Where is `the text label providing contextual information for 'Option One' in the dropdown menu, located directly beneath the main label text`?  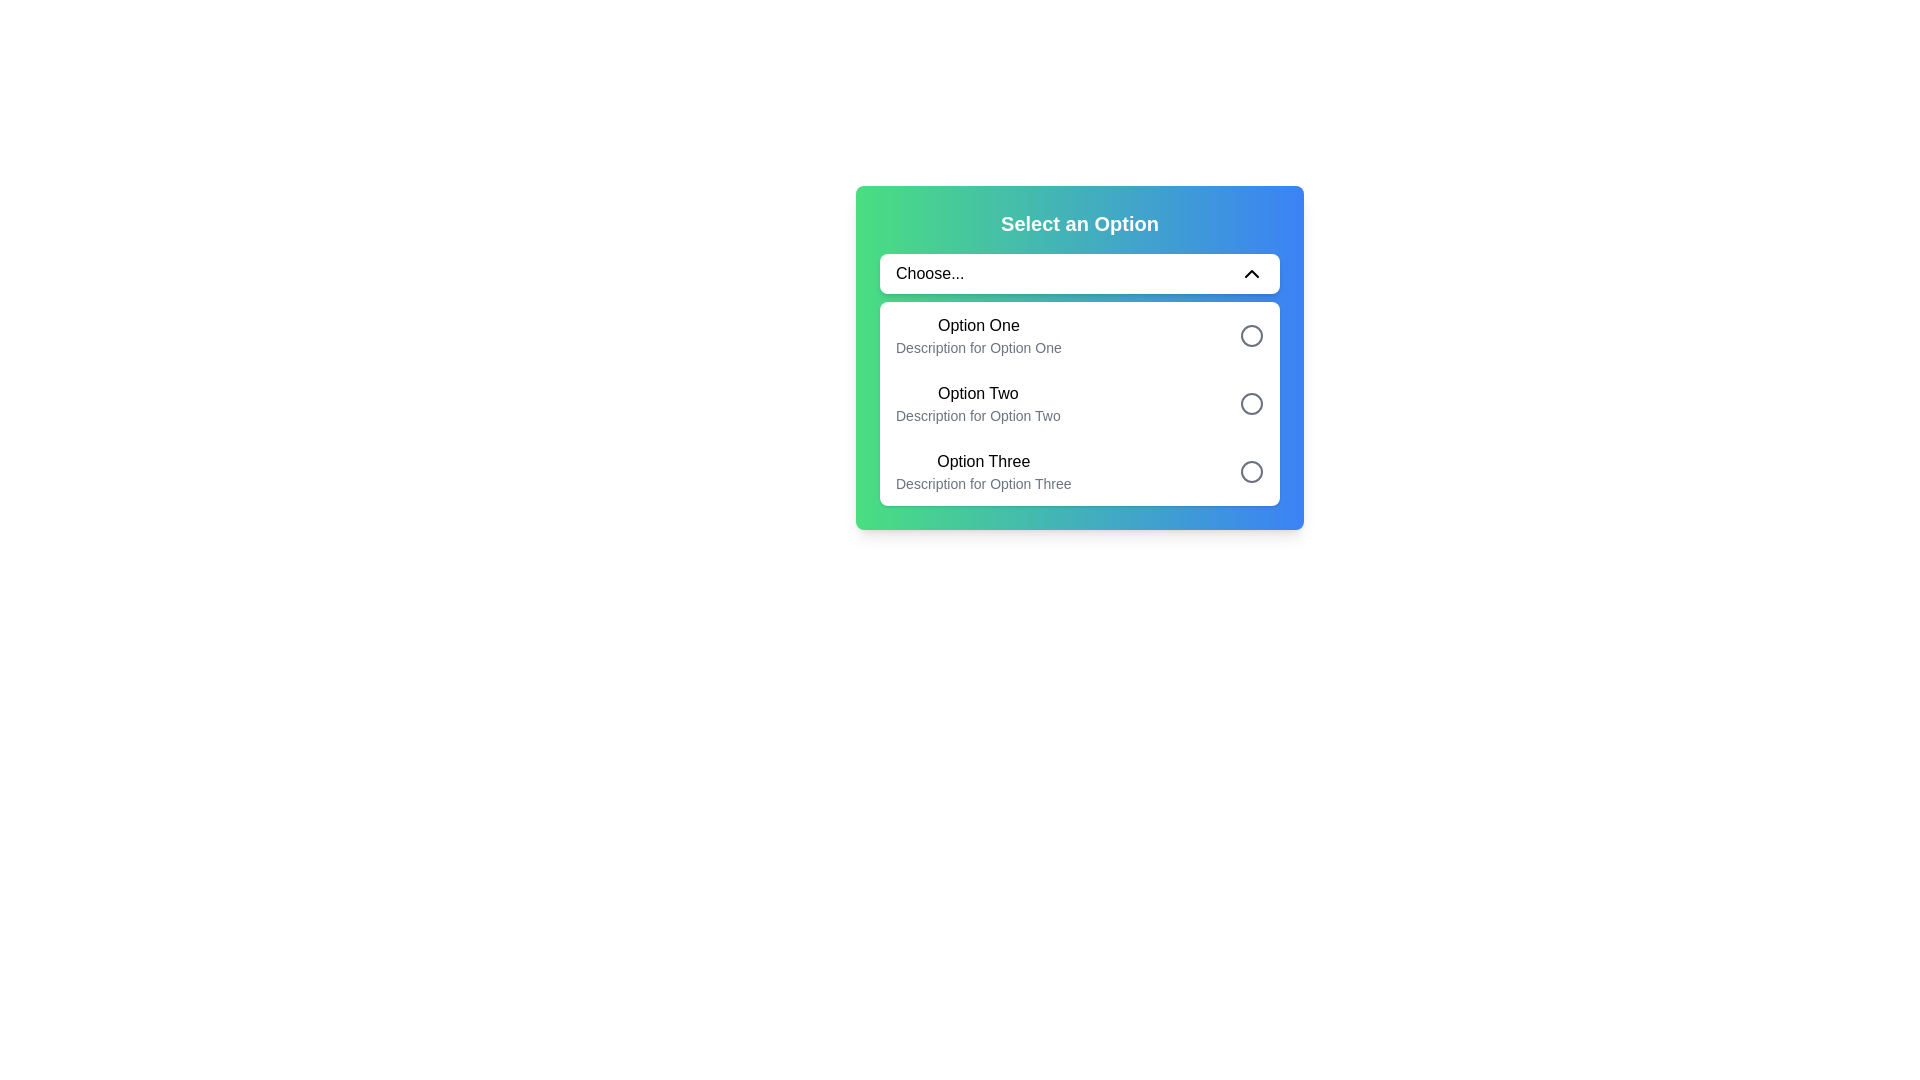 the text label providing contextual information for 'Option One' in the dropdown menu, located directly beneath the main label text is located at coordinates (978, 346).